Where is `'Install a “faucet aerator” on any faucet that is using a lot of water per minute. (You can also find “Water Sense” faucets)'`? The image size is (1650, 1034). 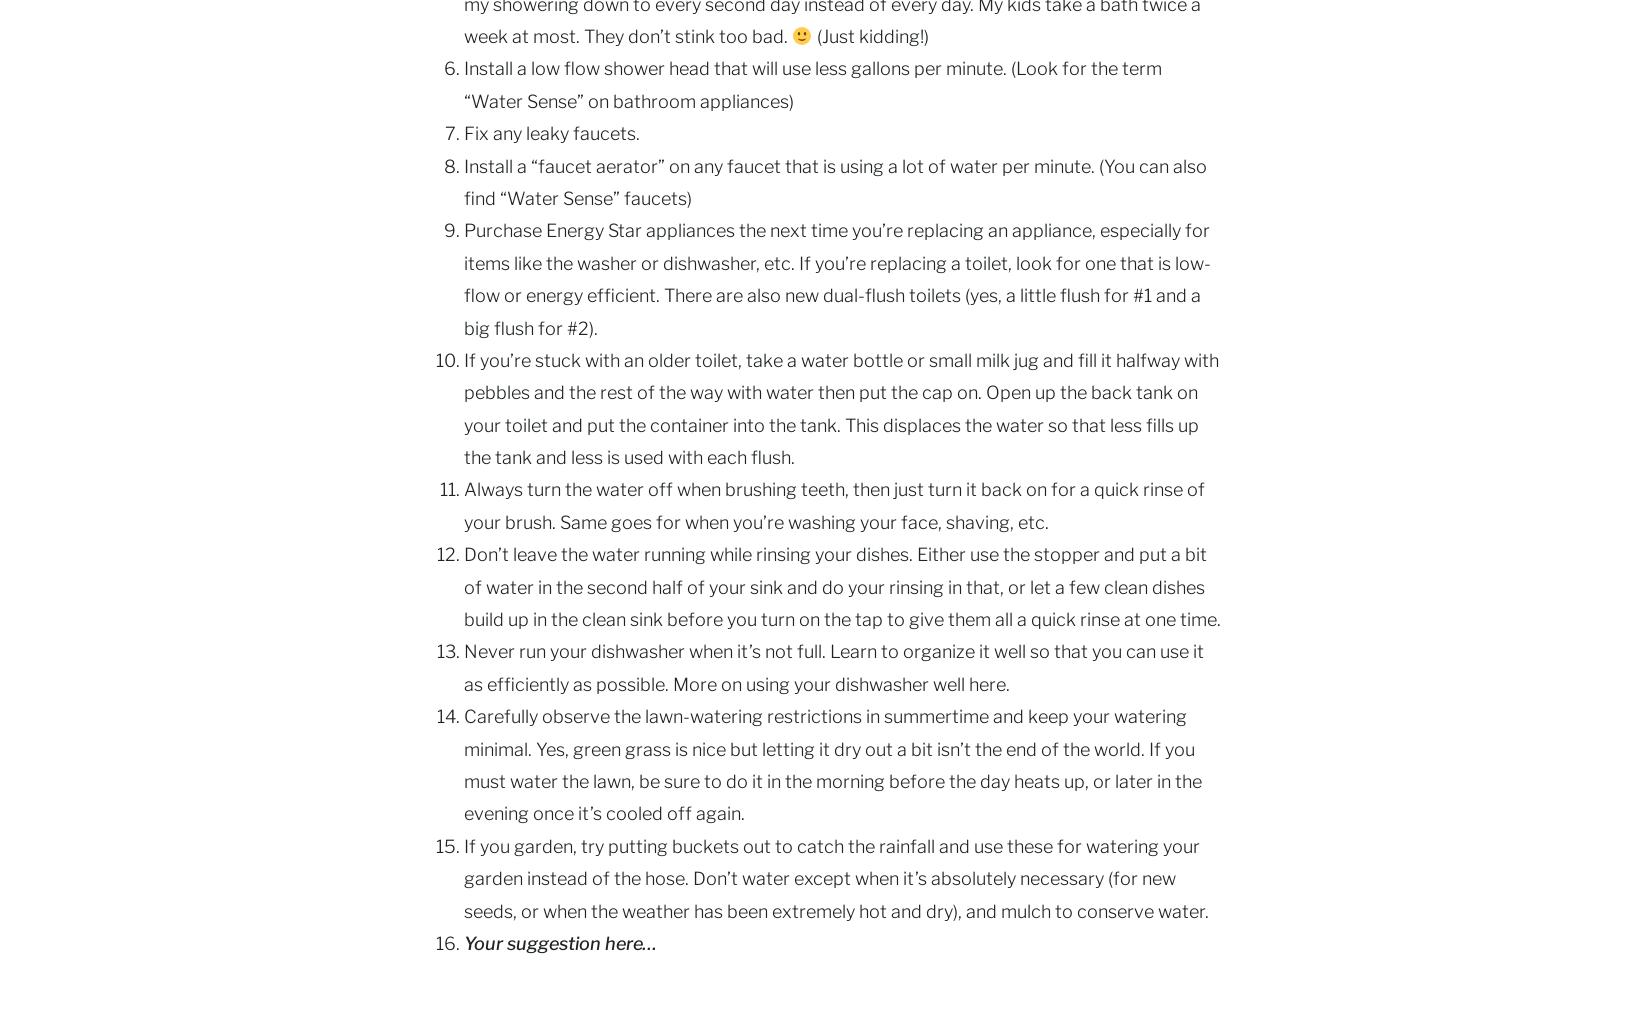
'Install a “faucet aerator” on any faucet that is using a lot of water per minute. (You can also find “Water Sense” faucets)' is located at coordinates (835, 181).